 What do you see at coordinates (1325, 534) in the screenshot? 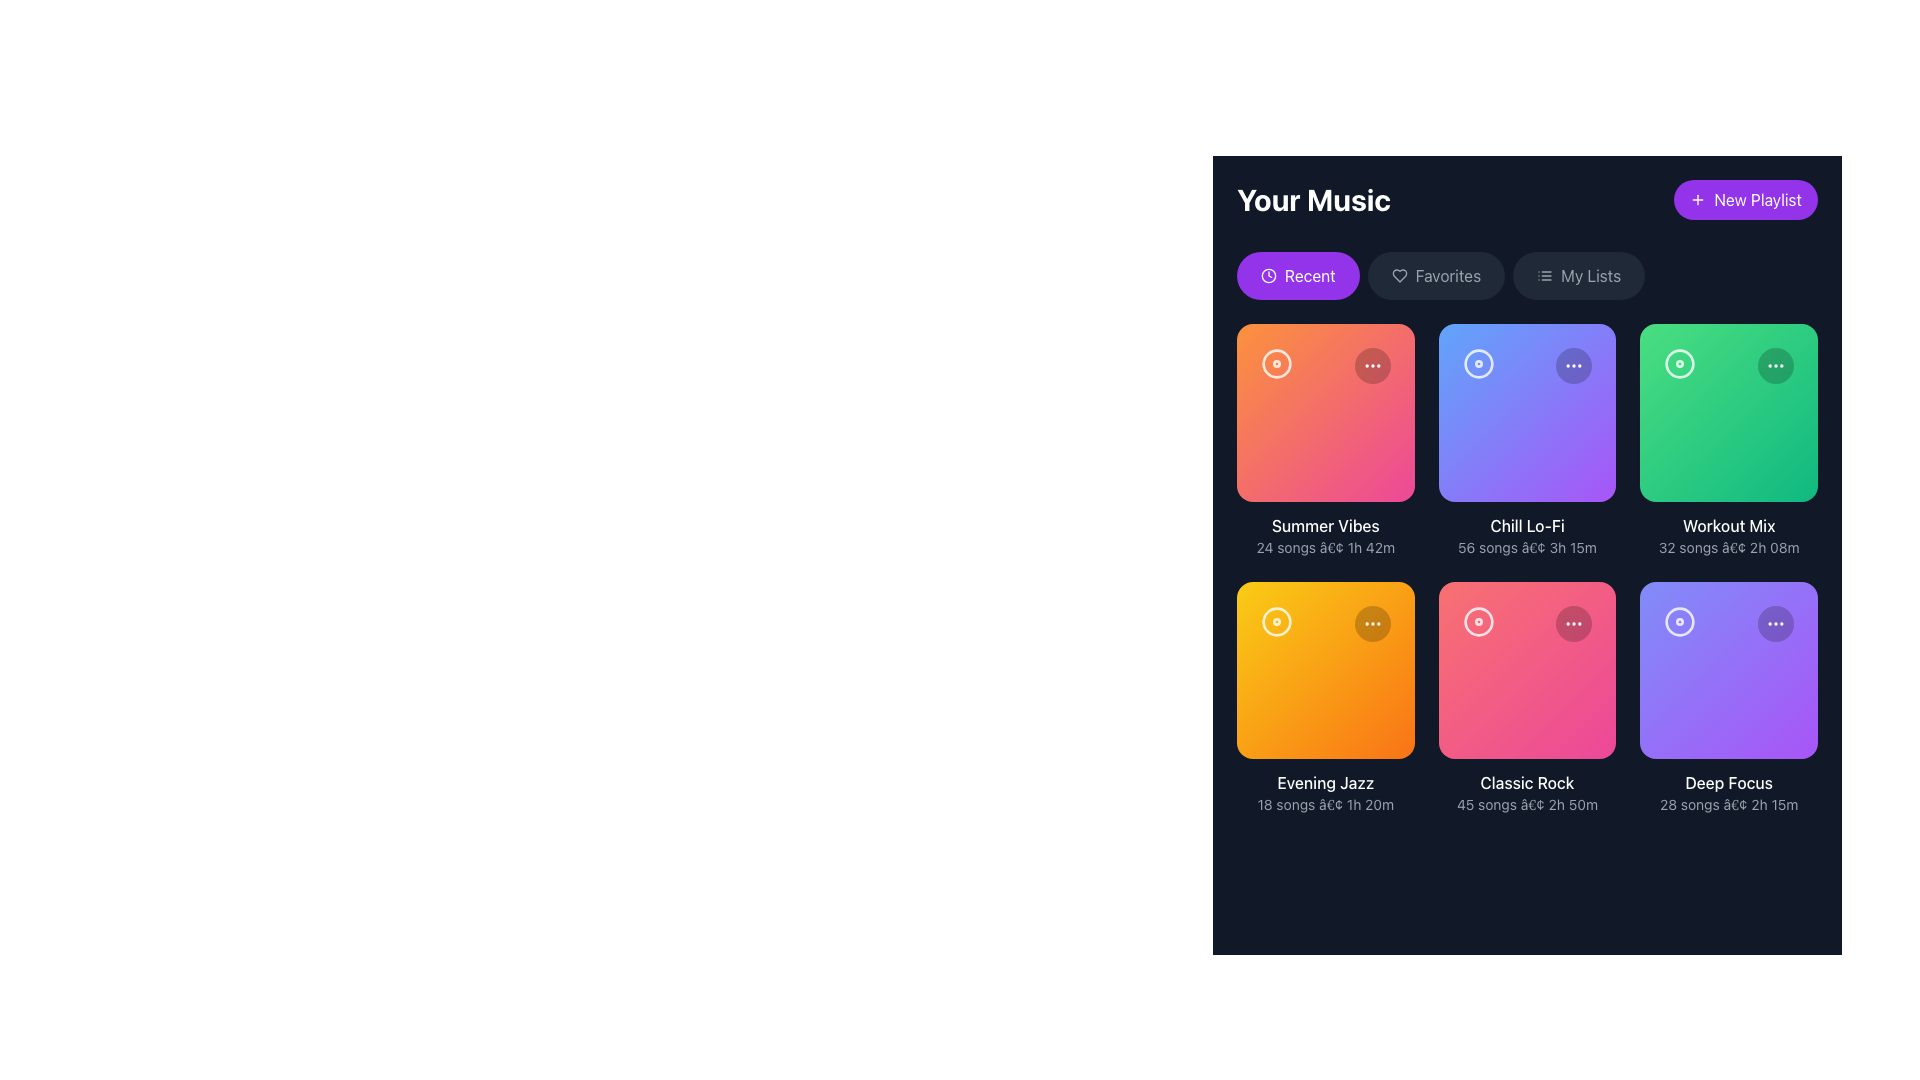
I see `the text label that reads 'Summer Vibes' with the description '24 songs • 1h 42m' located at the bottom of the first card in the 'Your Music' section of the playlist grid` at bounding box center [1325, 534].